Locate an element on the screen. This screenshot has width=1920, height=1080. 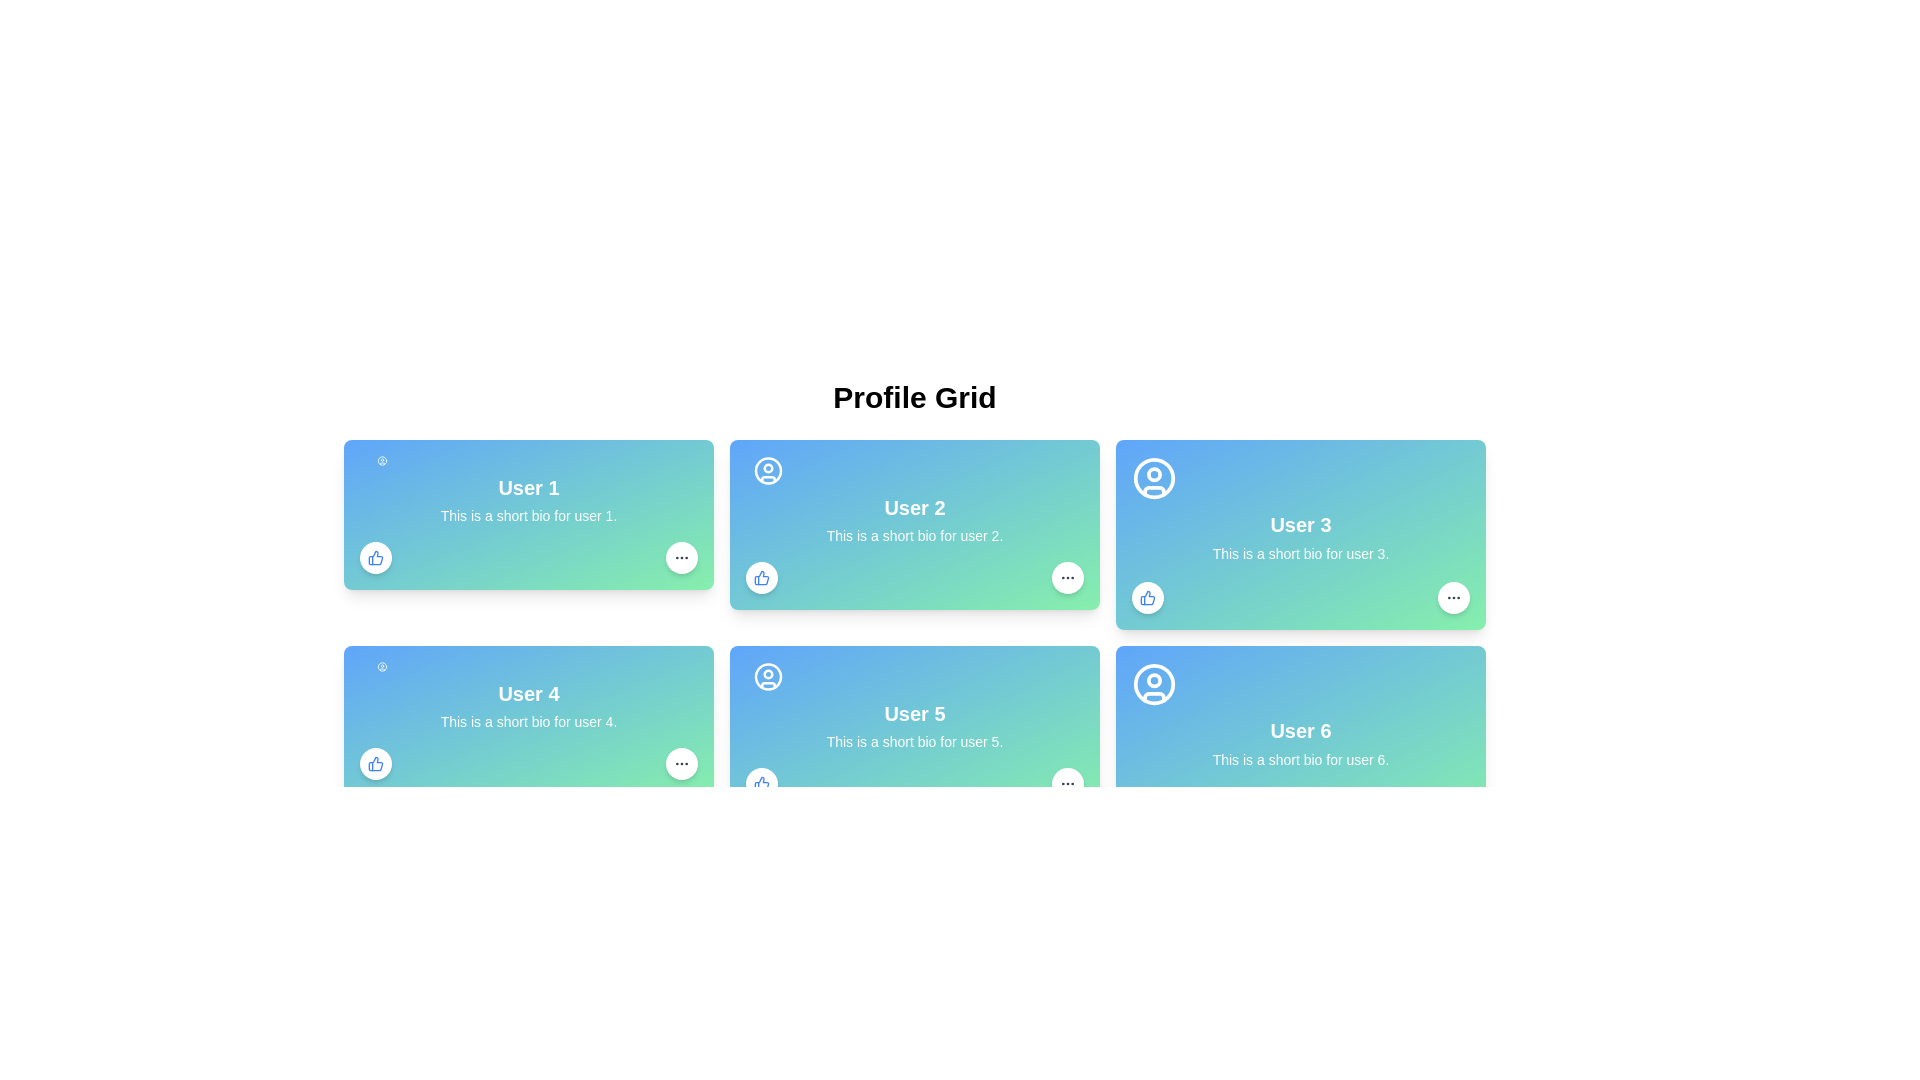
the circular vector graphic icon located within the card labeled 'User 2' is located at coordinates (767, 470).